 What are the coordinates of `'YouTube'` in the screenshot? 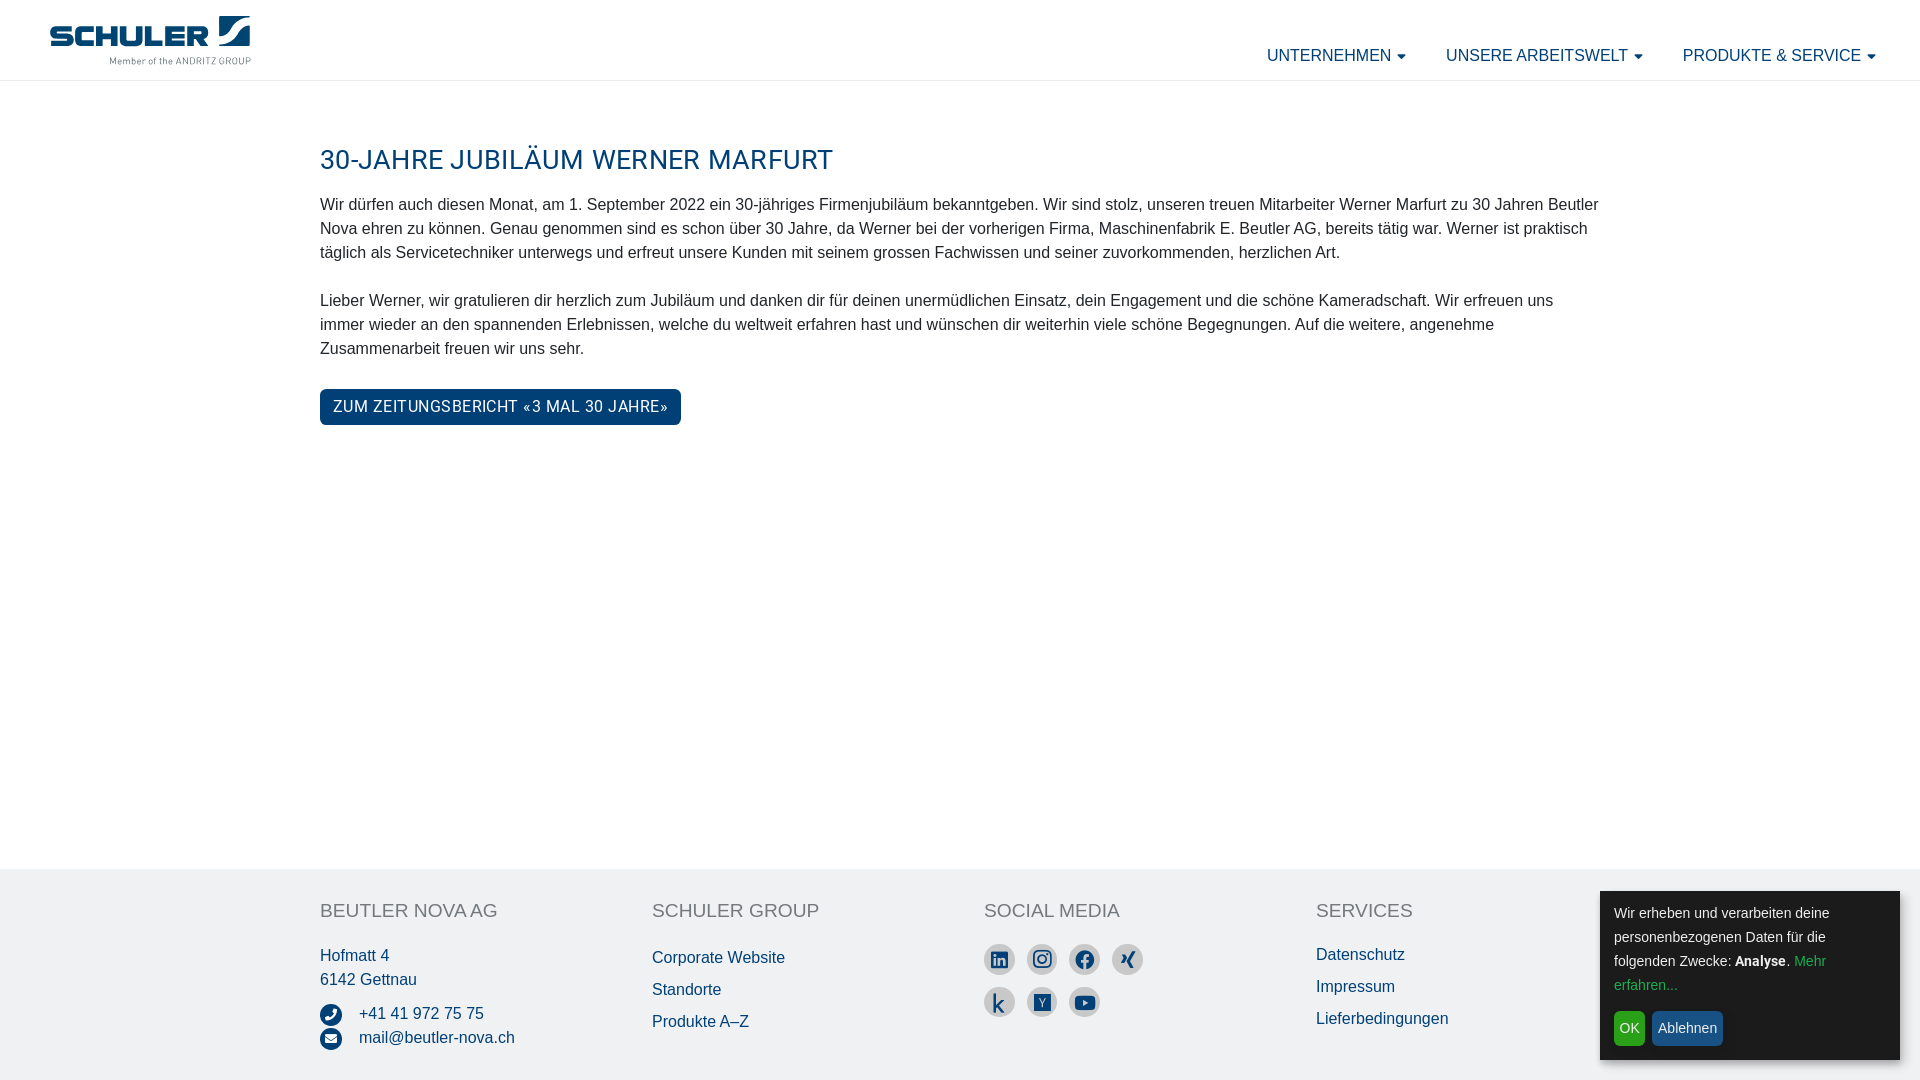 It's located at (1068, 1002).